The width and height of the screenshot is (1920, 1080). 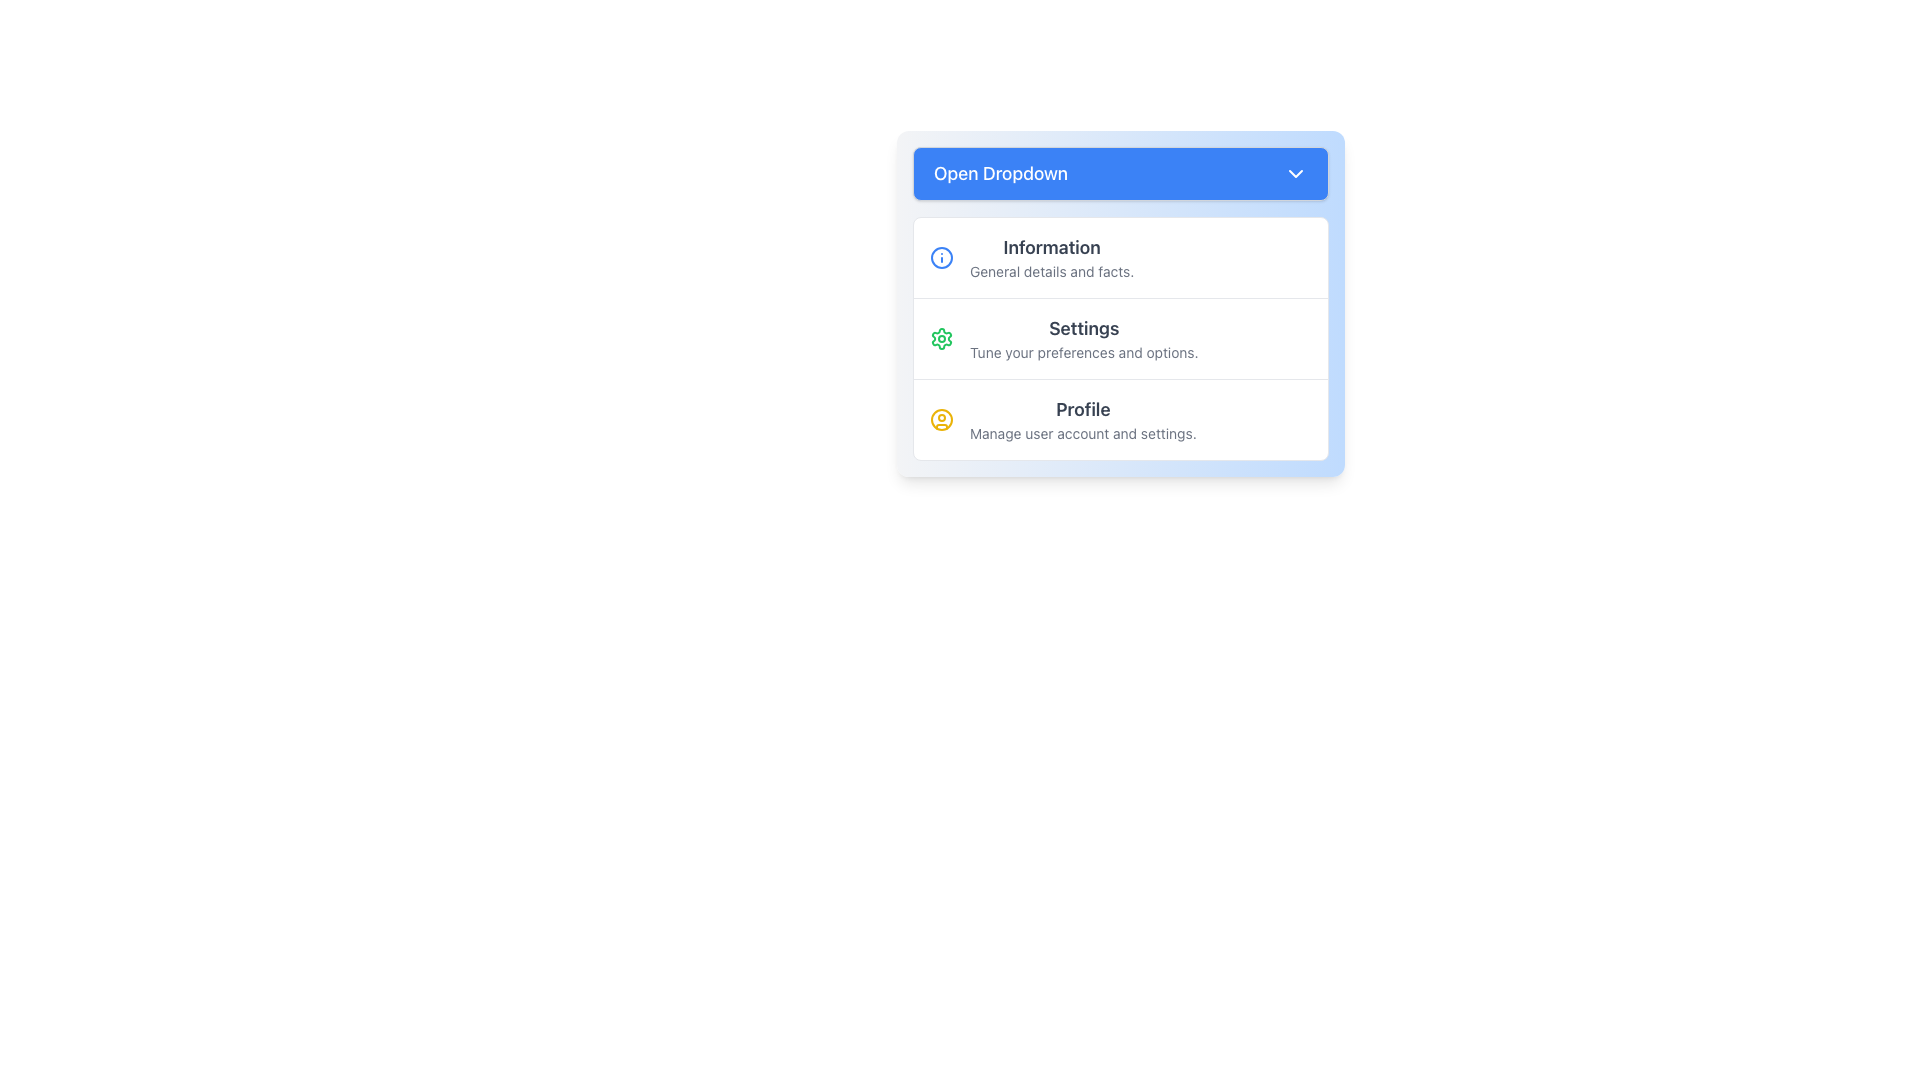 I want to click on displayed text of the first item in the dropdown menu located below the 'Open Dropdown' header, so click(x=1051, y=257).